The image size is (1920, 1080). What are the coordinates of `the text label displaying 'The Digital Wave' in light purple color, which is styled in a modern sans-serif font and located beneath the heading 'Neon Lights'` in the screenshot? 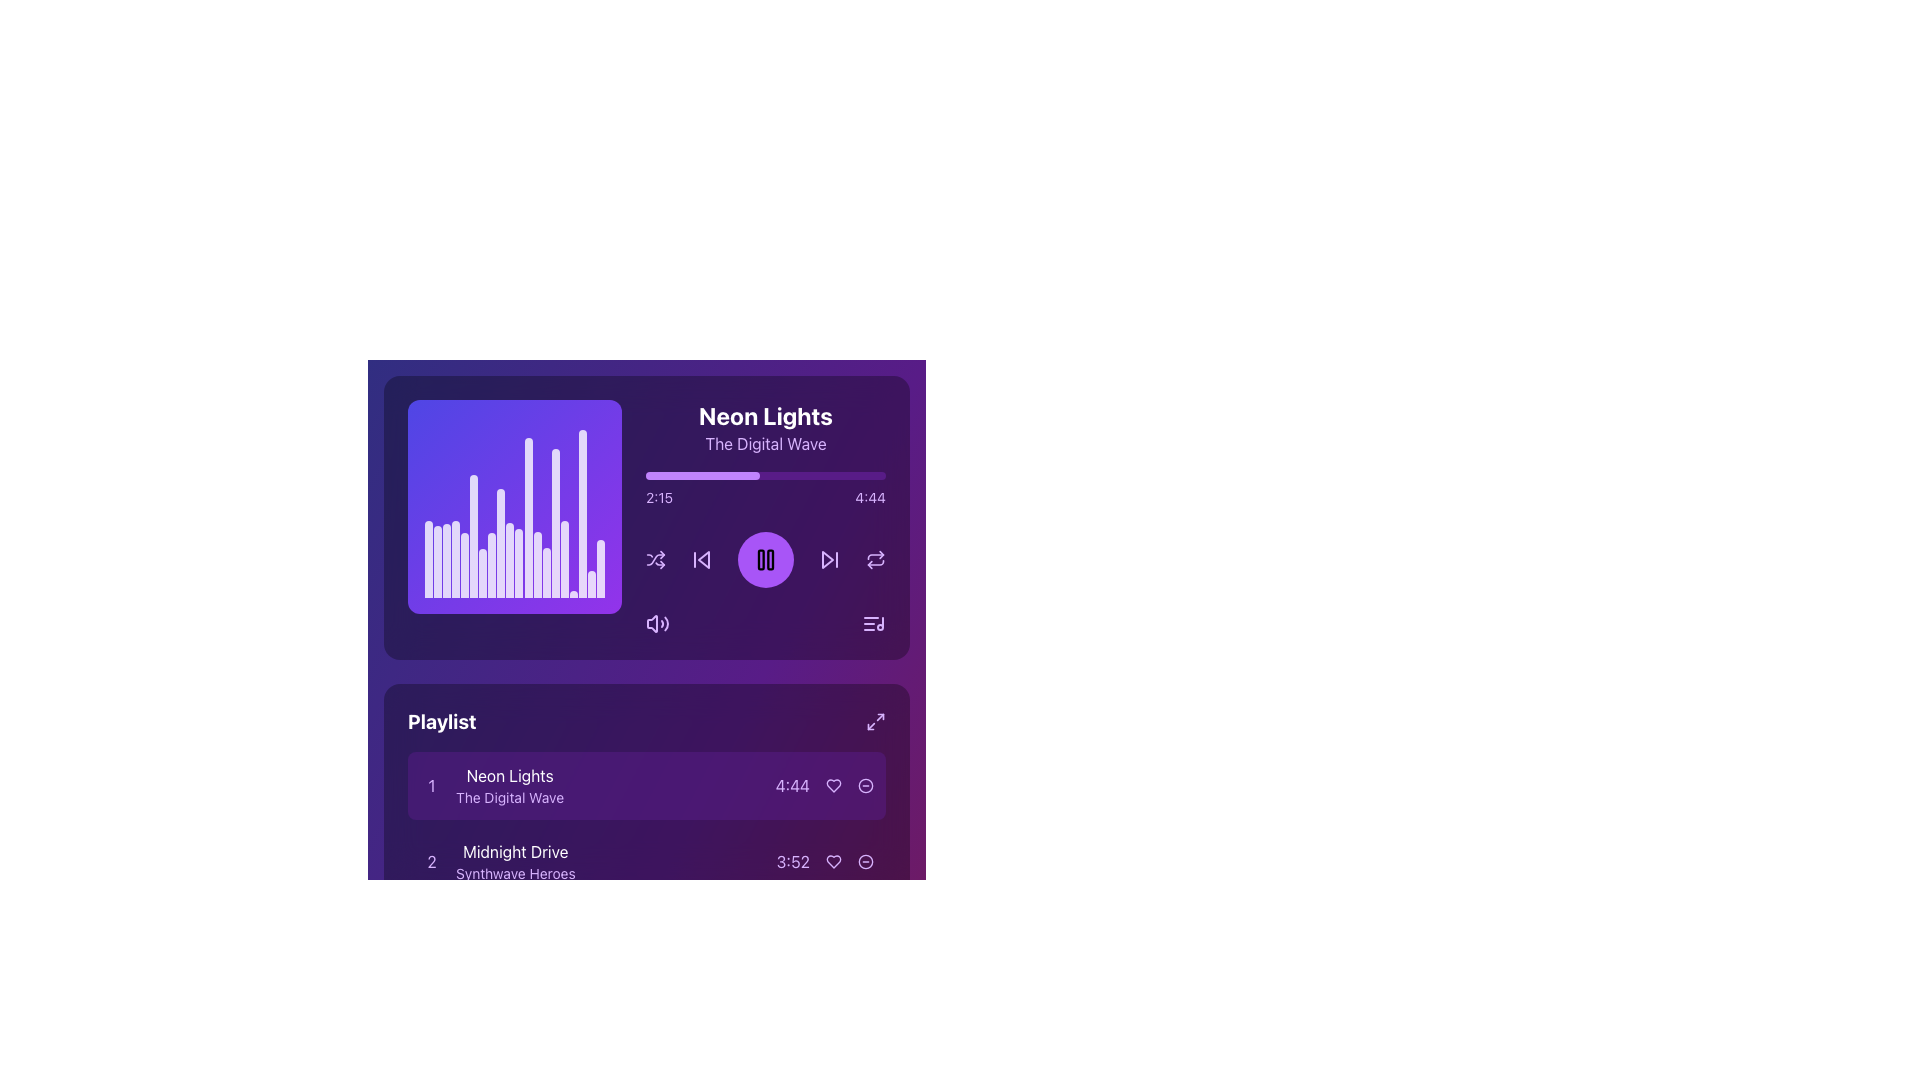 It's located at (765, 442).